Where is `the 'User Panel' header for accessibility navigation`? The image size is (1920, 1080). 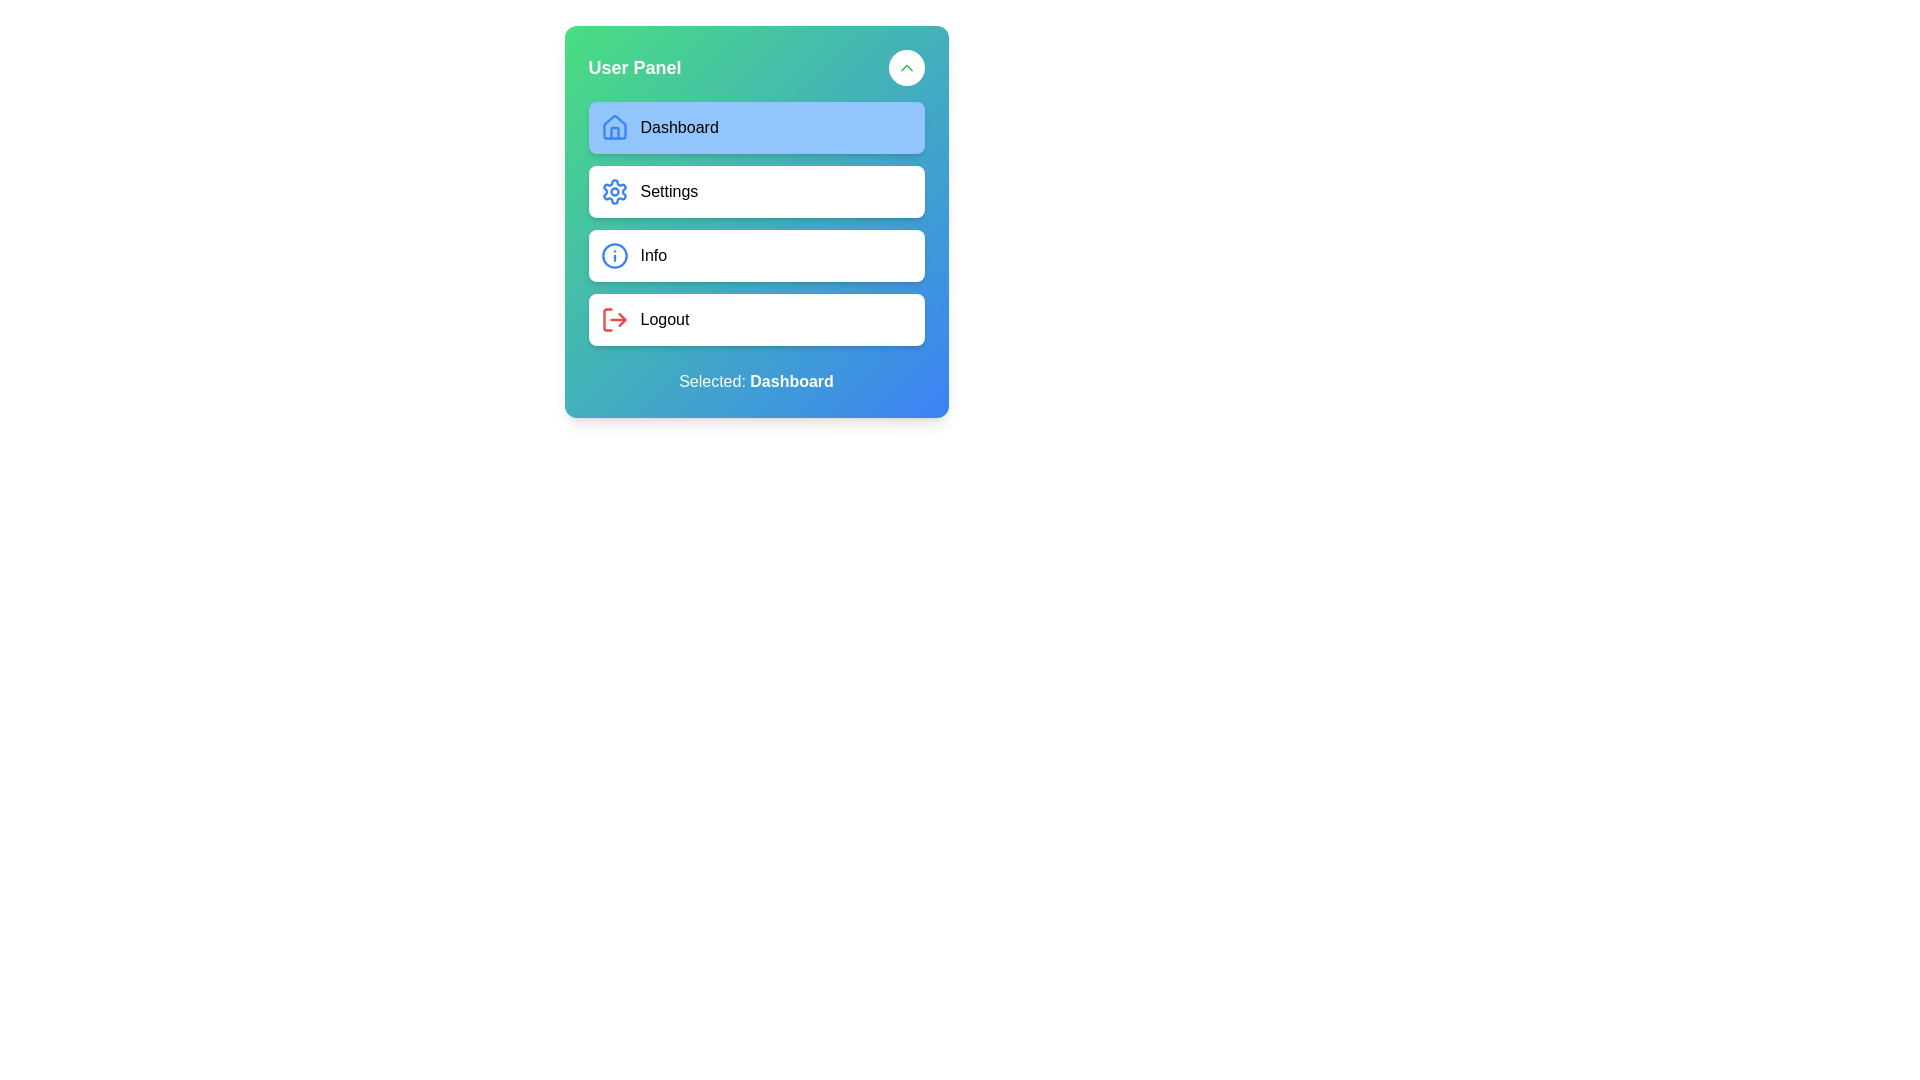
the 'User Panel' header for accessibility navigation is located at coordinates (755, 67).